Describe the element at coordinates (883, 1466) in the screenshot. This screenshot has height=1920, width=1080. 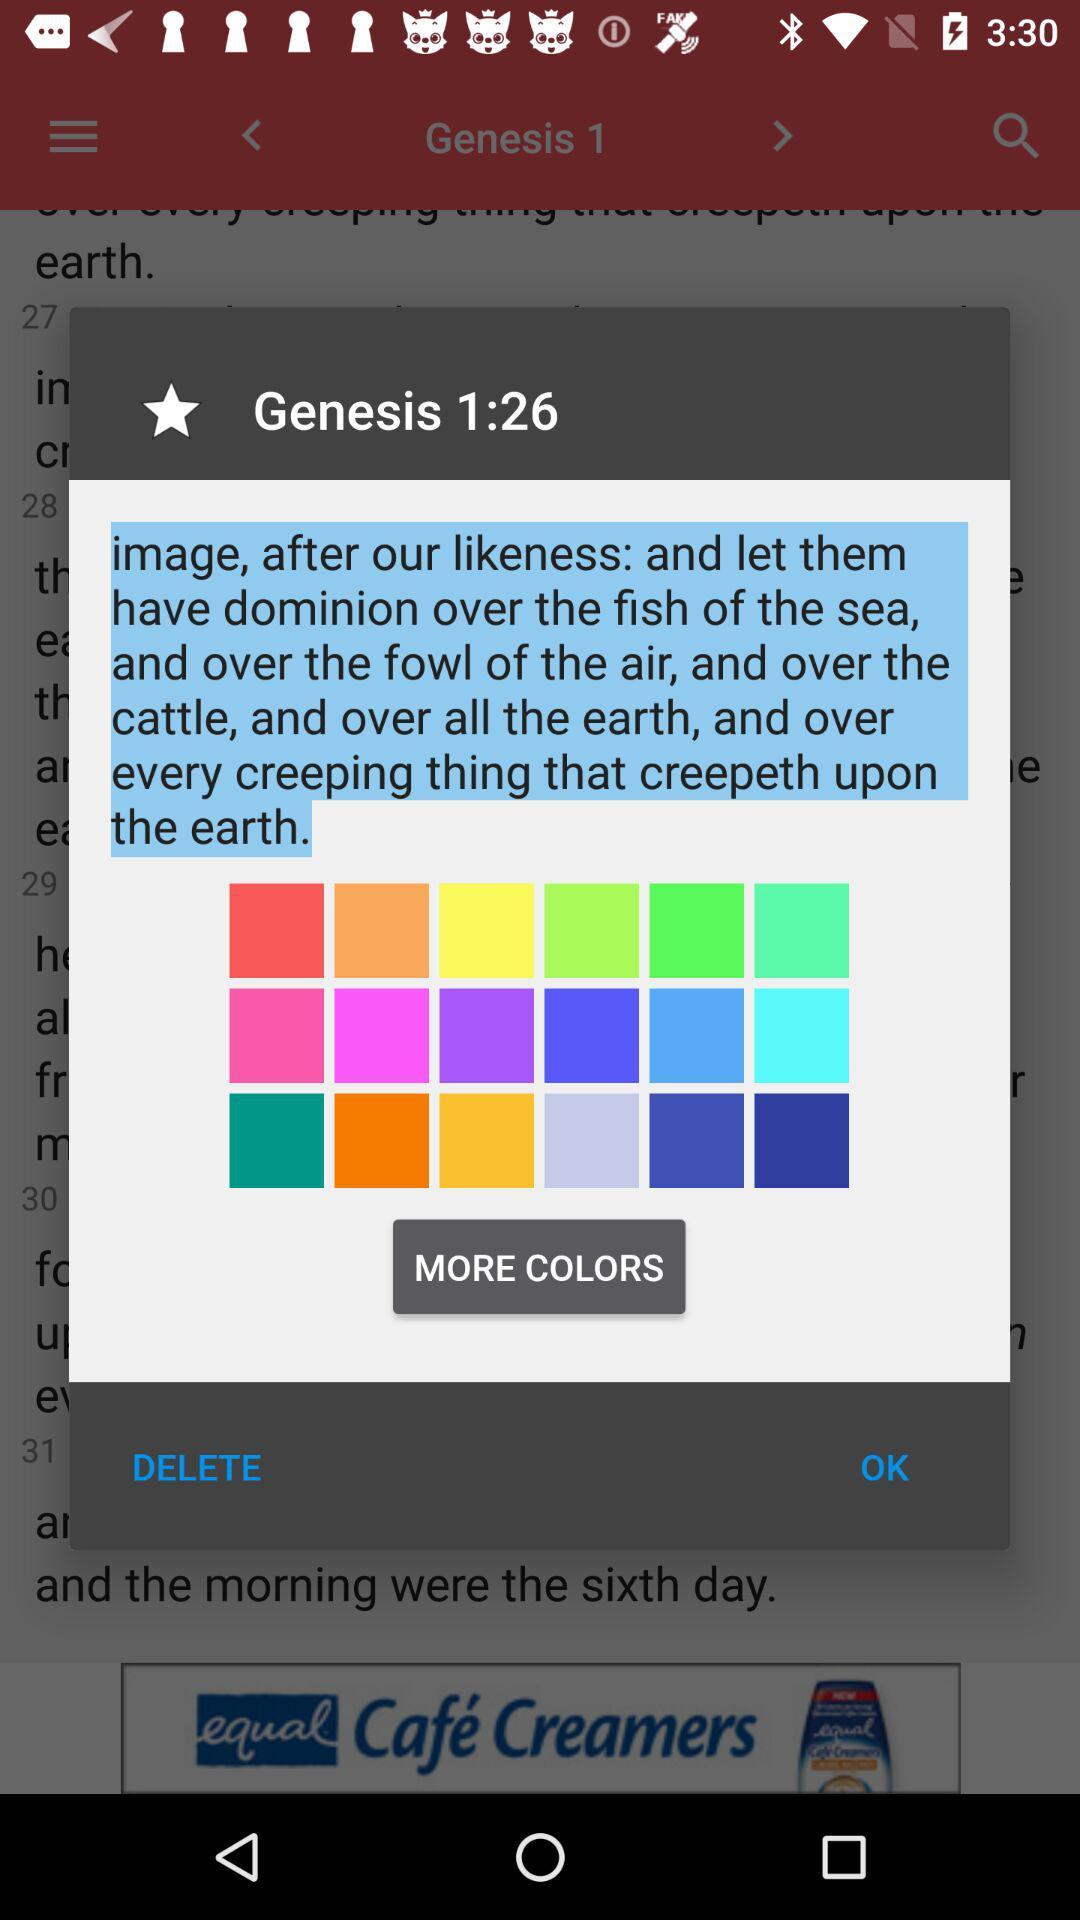
I see `icon at the bottom right corner` at that location.